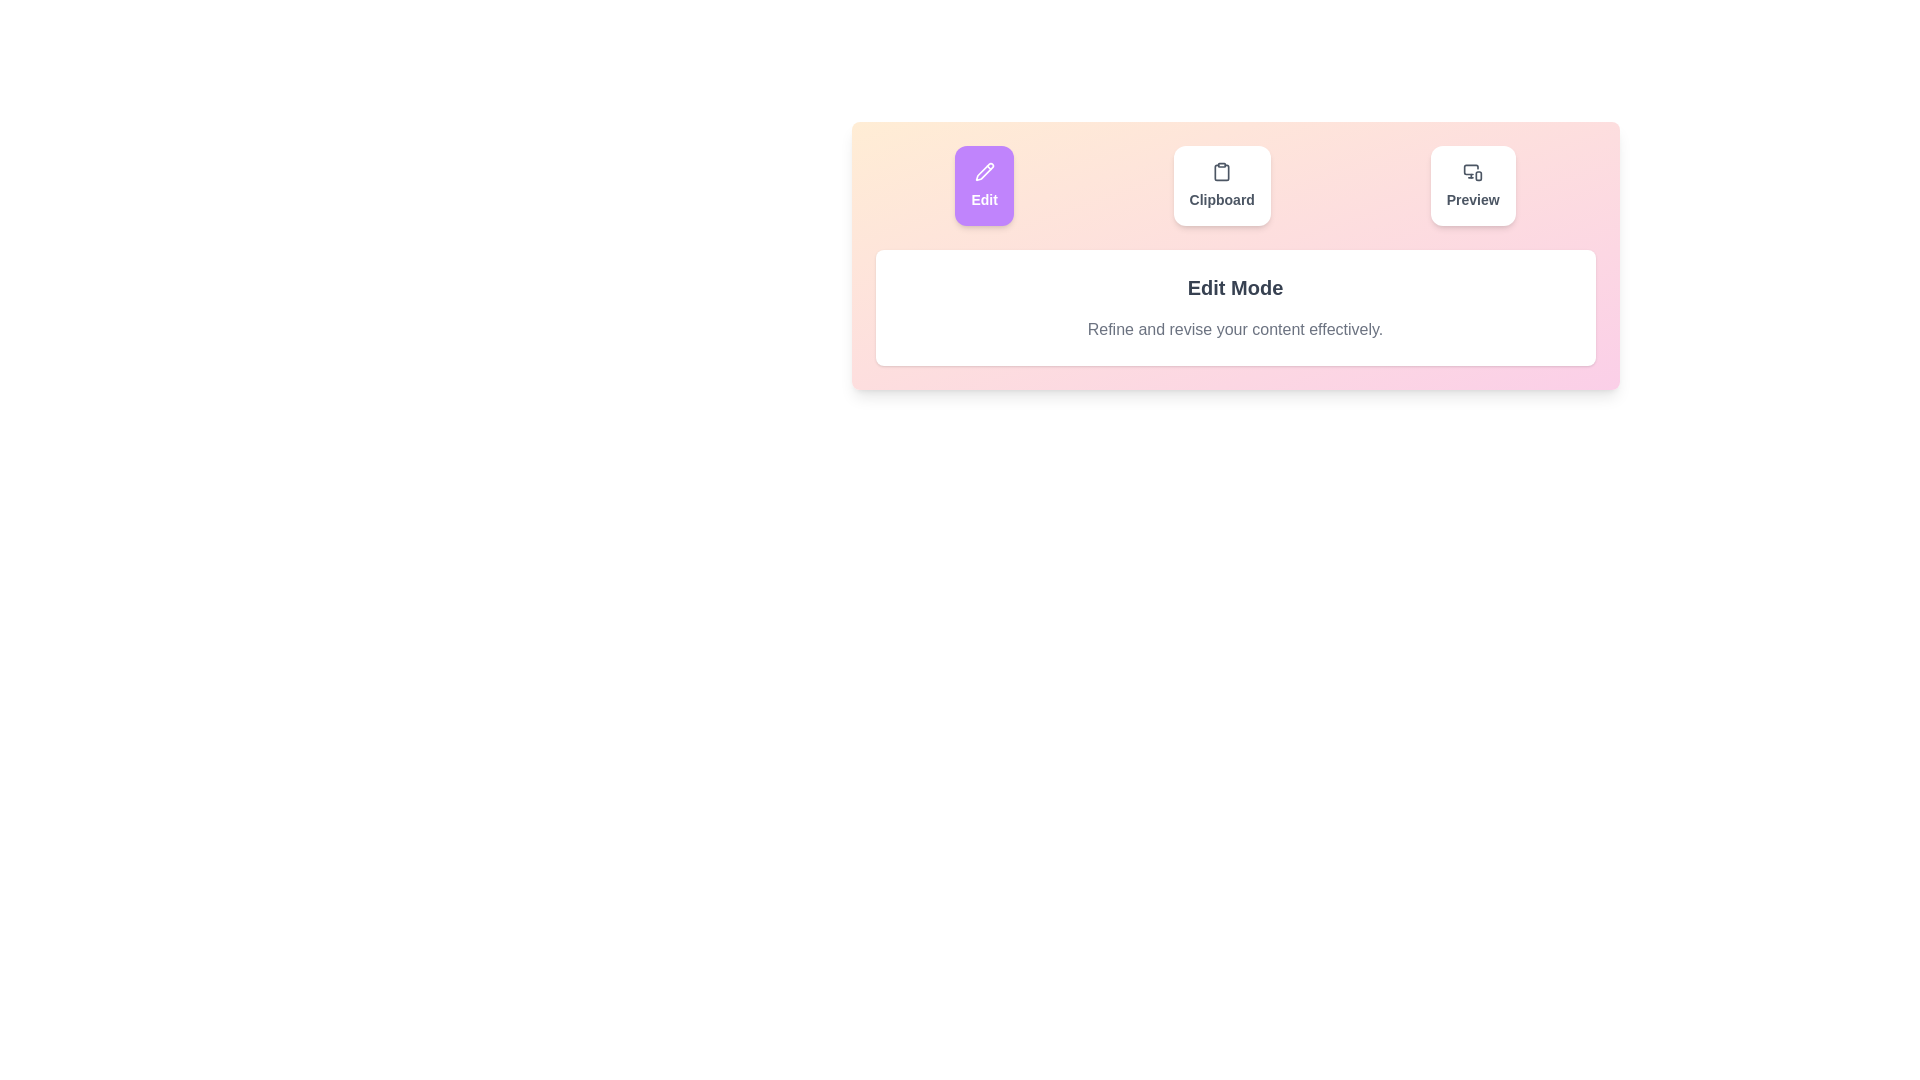  What do you see at coordinates (1221, 185) in the screenshot?
I see `the tab button labeled Clipboard` at bounding box center [1221, 185].